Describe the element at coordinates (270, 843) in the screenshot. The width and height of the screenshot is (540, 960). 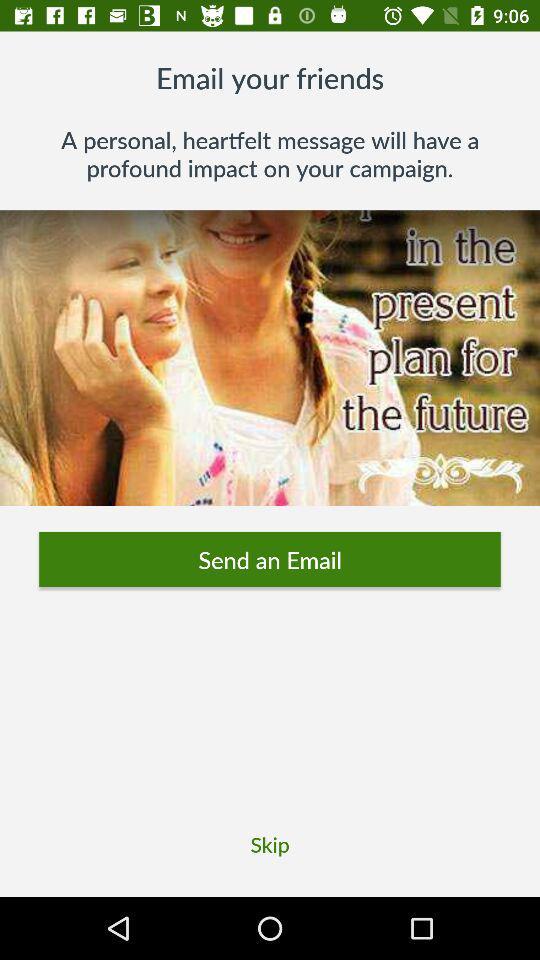
I see `icon below the send an email item` at that location.